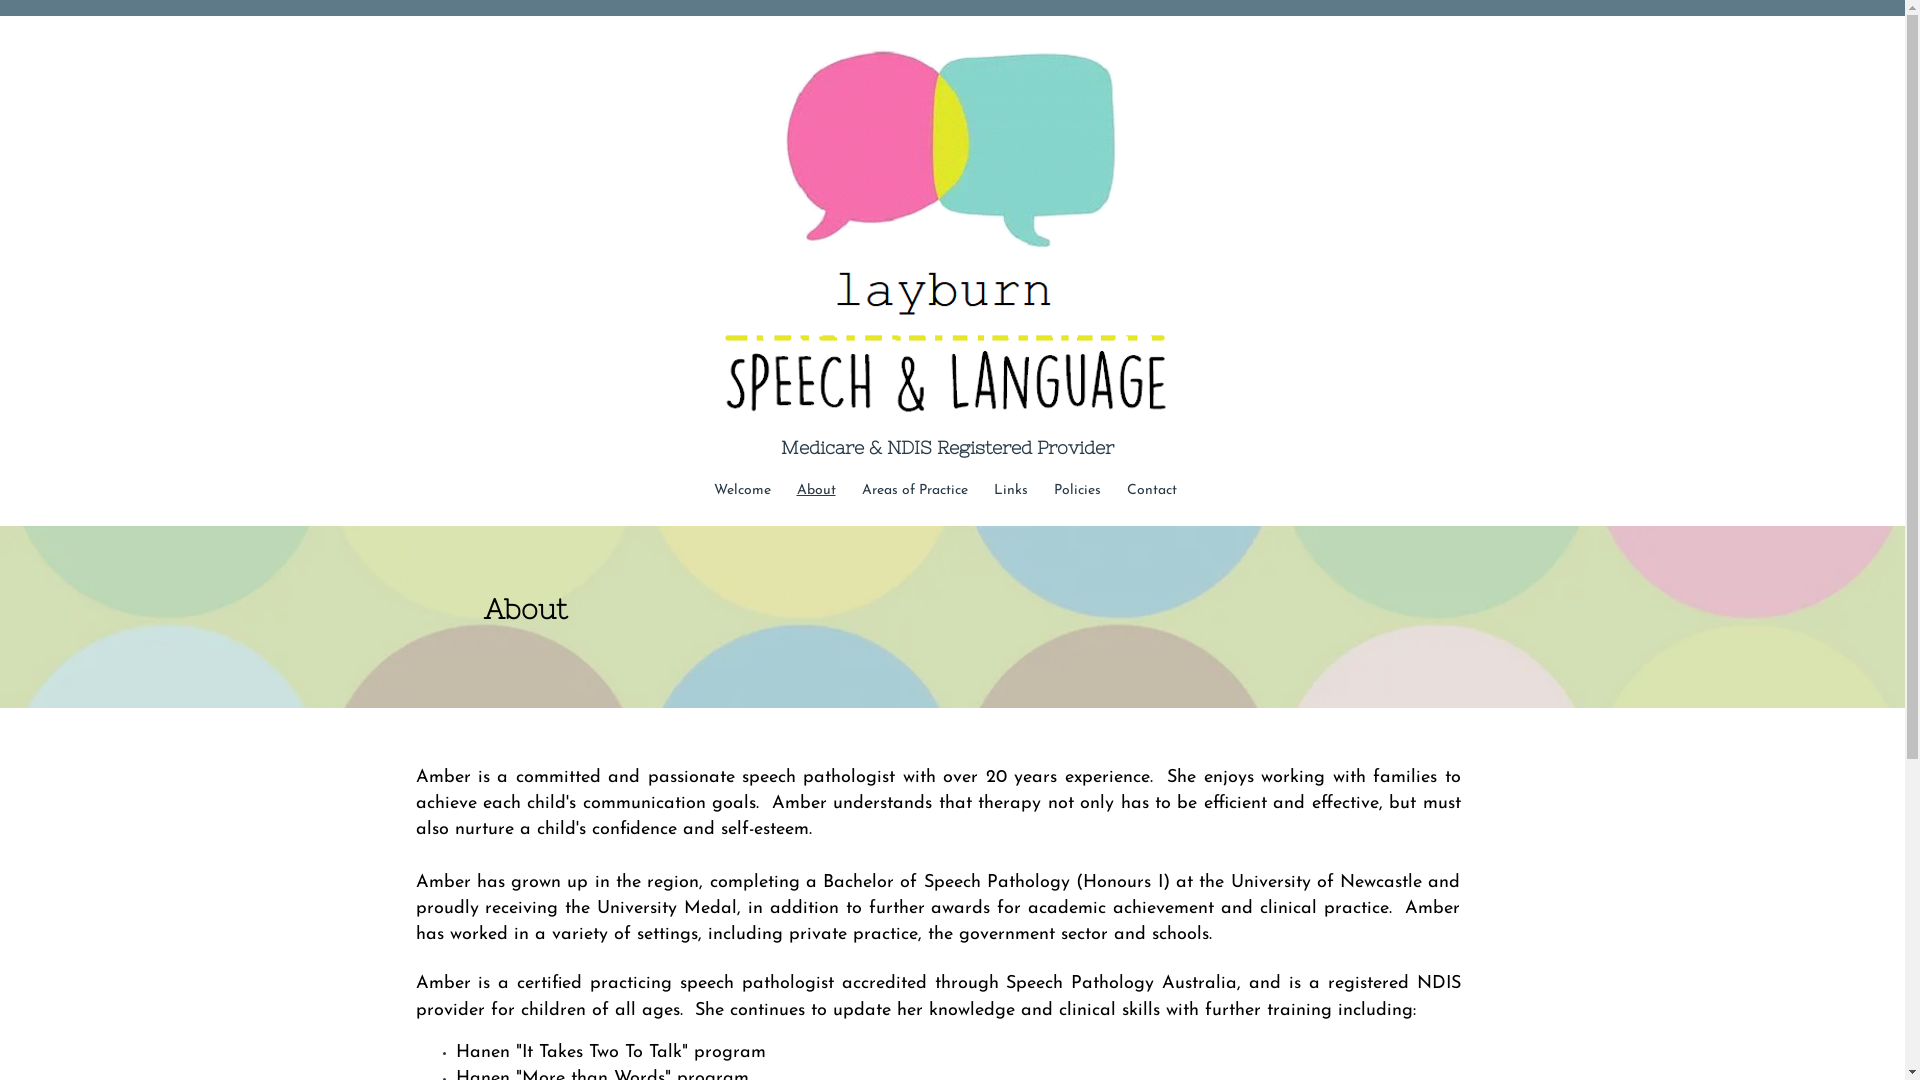 This screenshot has height=1080, width=1920. I want to click on 'Links', so click(979, 490).